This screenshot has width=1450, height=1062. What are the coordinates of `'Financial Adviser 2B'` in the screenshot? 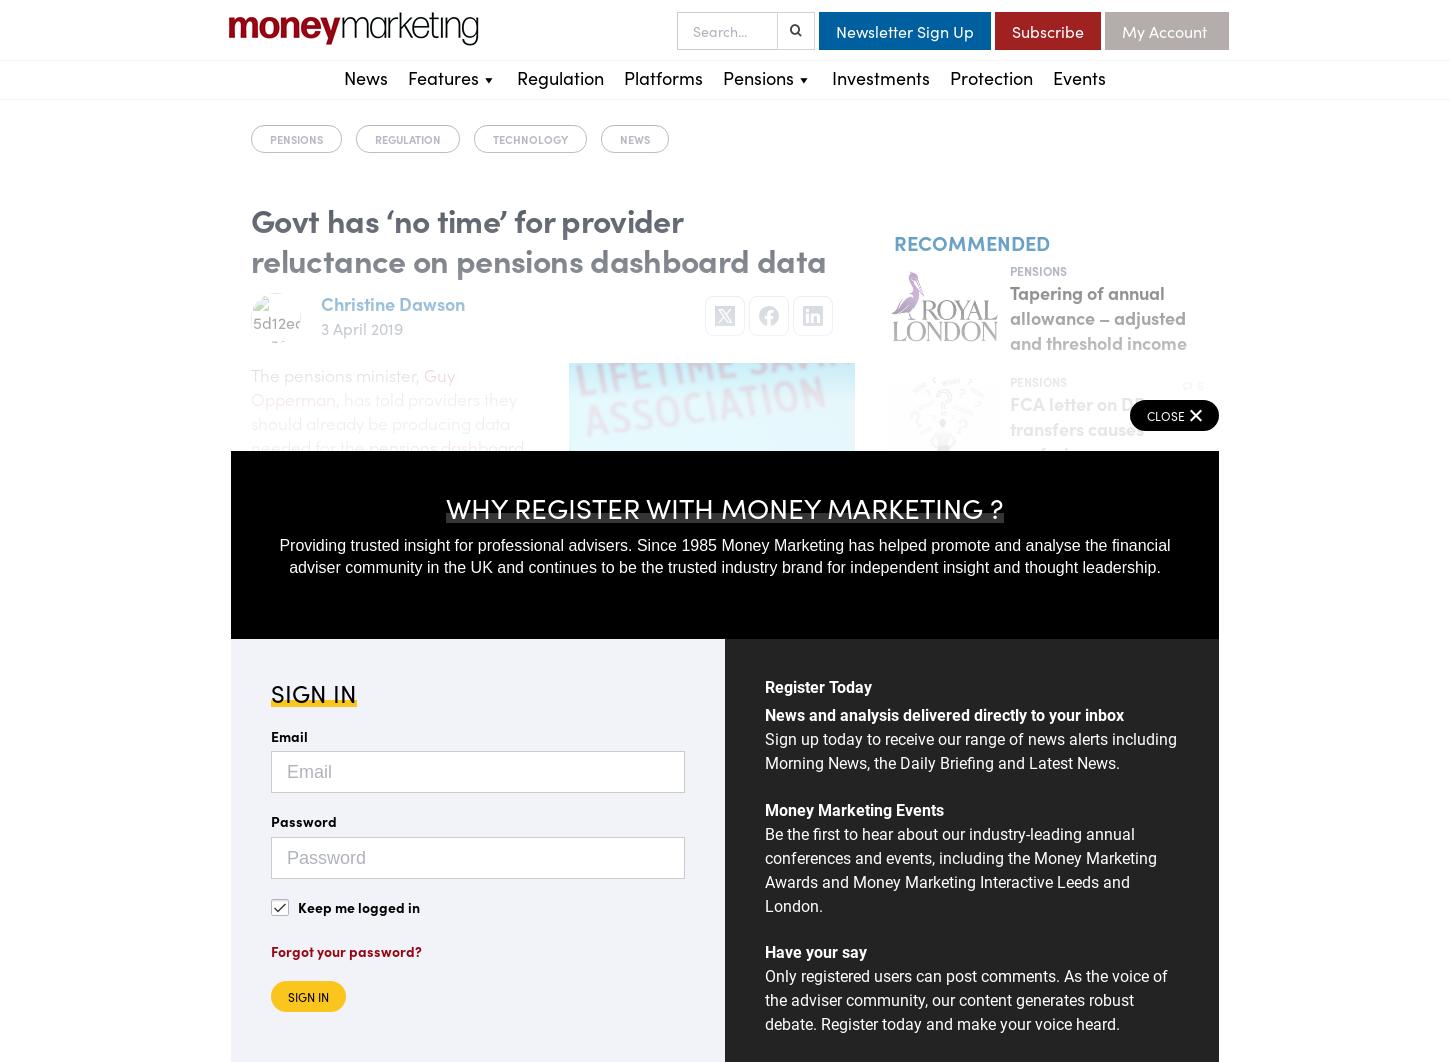 It's located at (407, 284).